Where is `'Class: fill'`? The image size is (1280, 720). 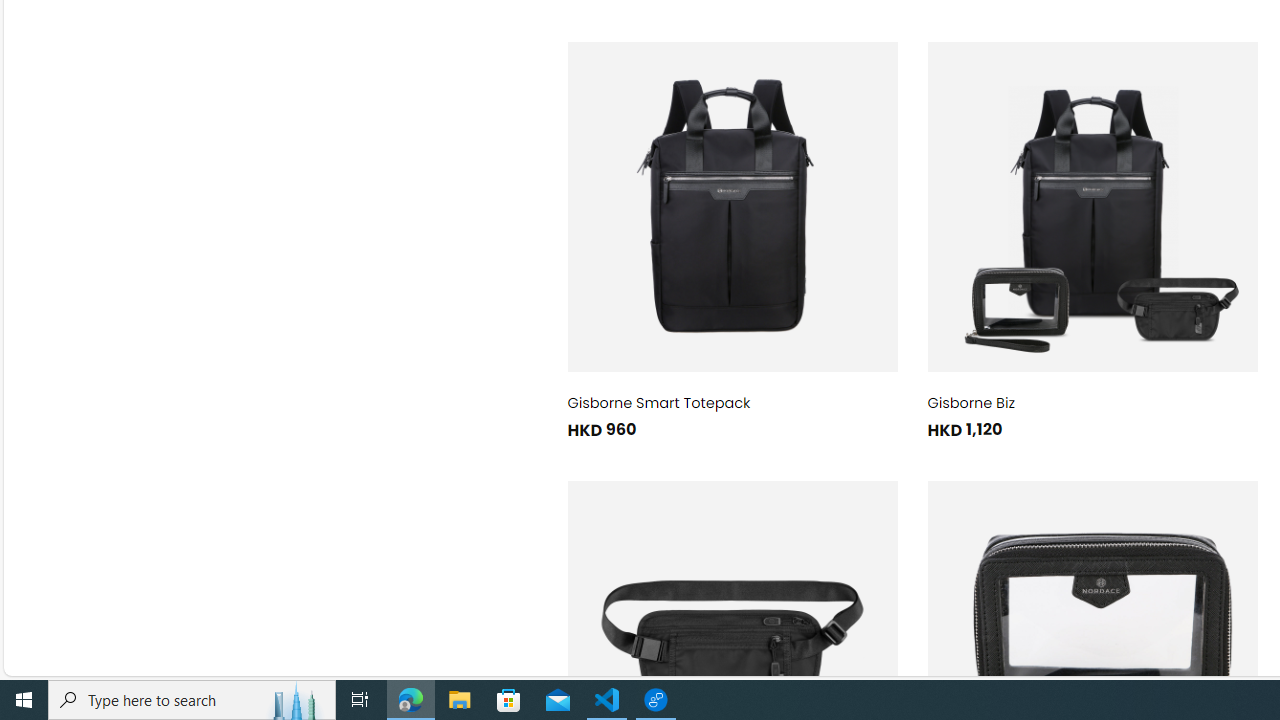
'Class: fill' is located at coordinates (1091, 207).